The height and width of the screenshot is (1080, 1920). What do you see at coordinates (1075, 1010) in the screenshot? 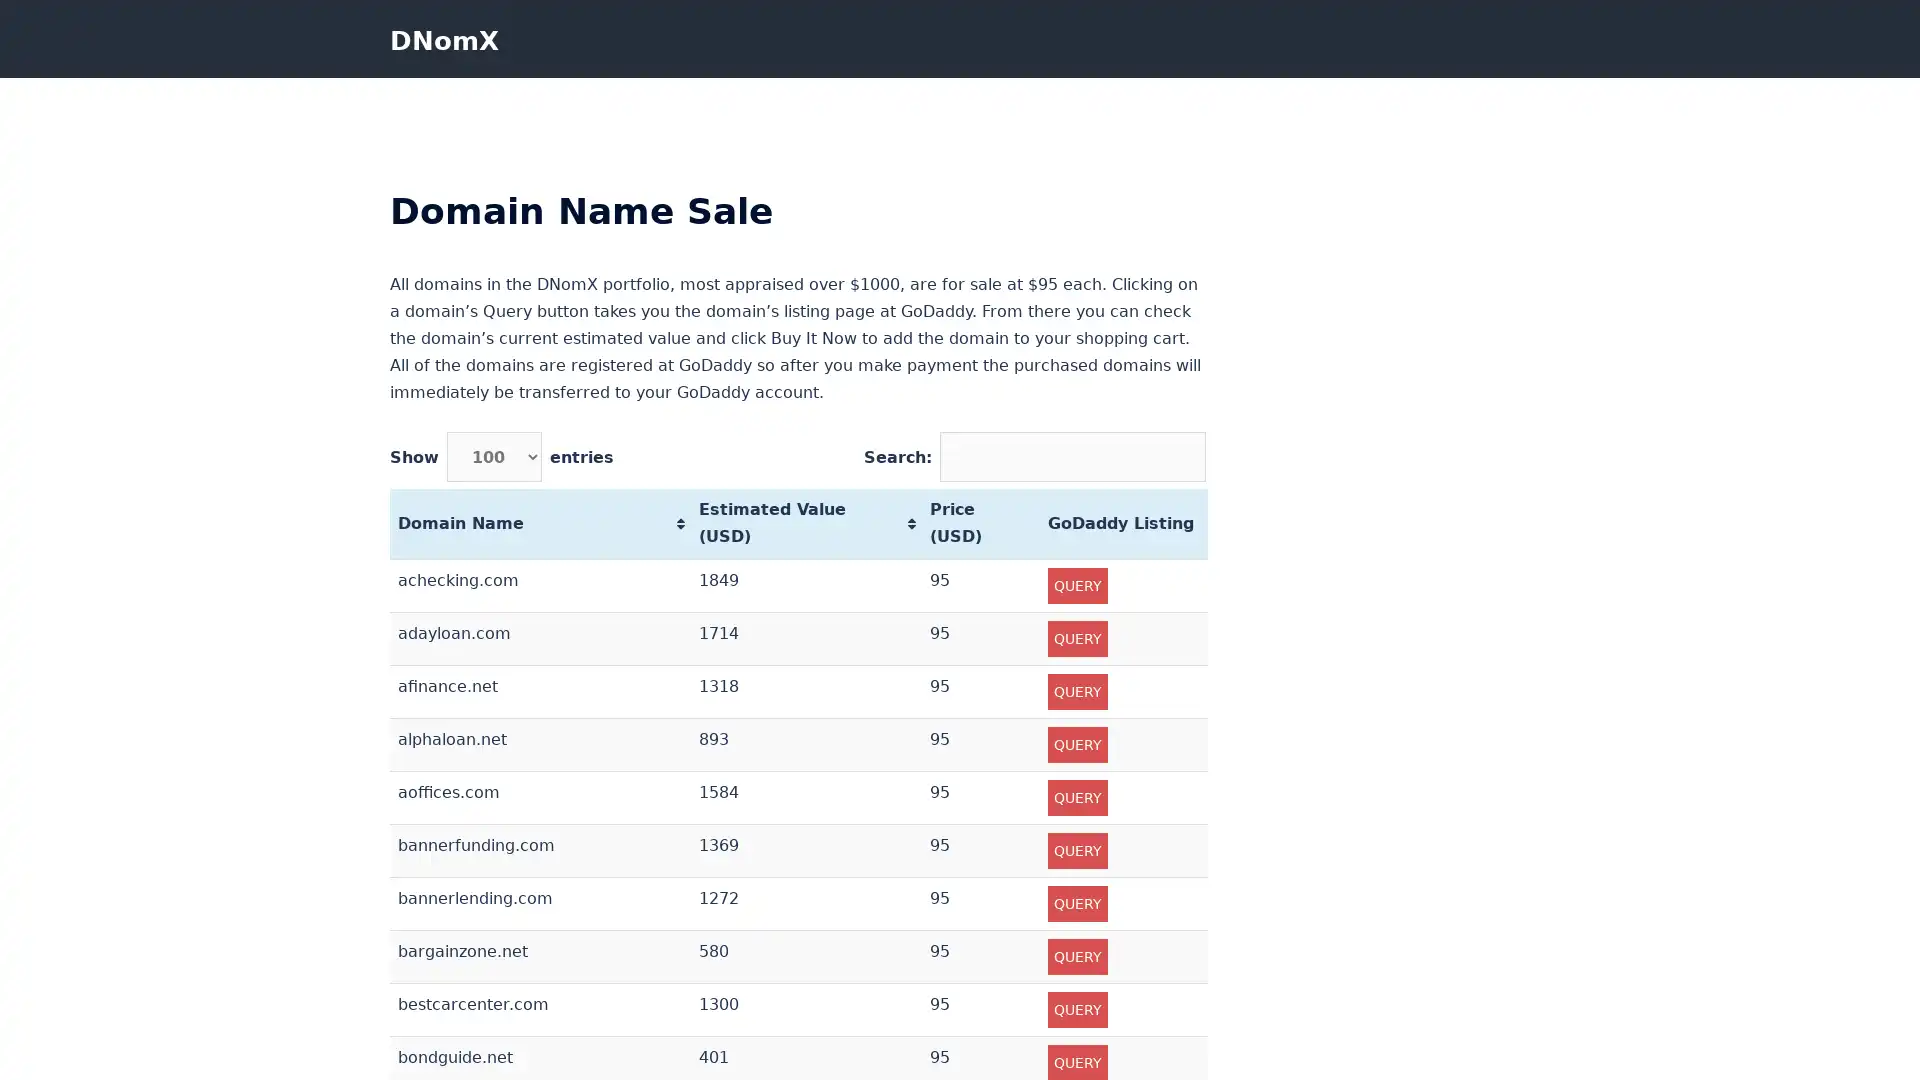
I see `QUERY` at bounding box center [1075, 1010].